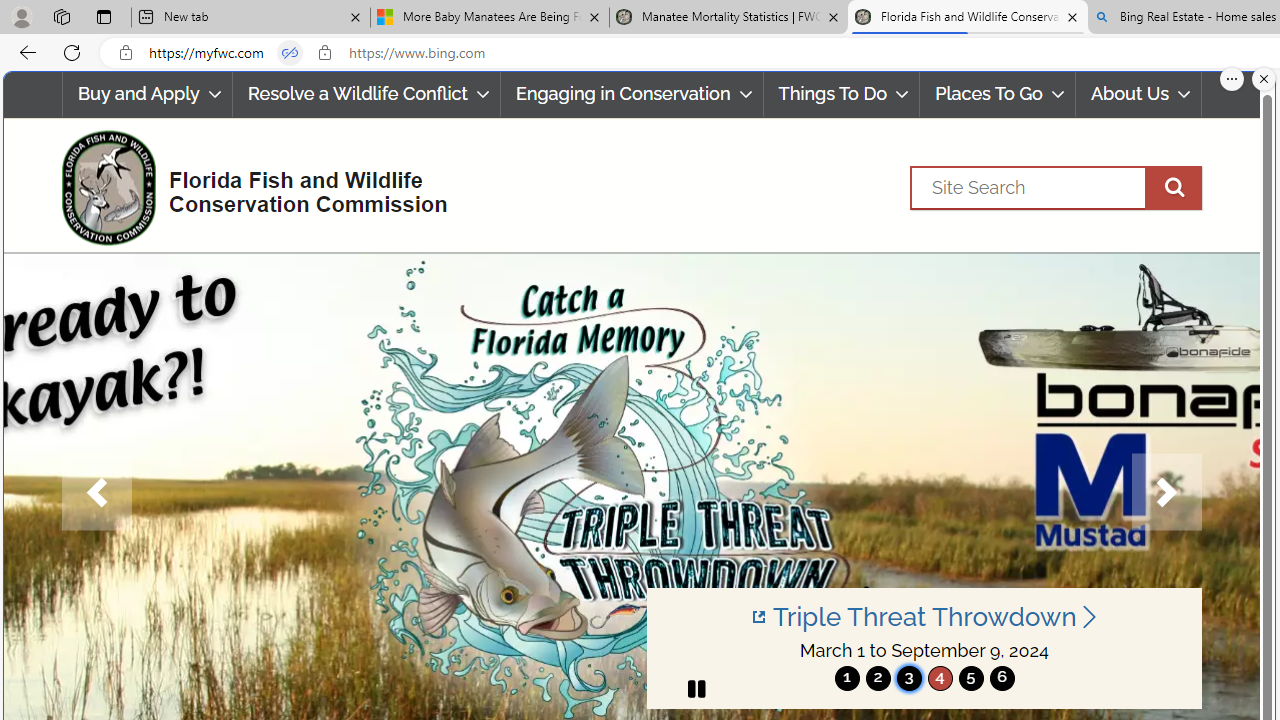  Describe the element at coordinates (997, 94) in the screenshot. I see `'Places To Go'` at that location.